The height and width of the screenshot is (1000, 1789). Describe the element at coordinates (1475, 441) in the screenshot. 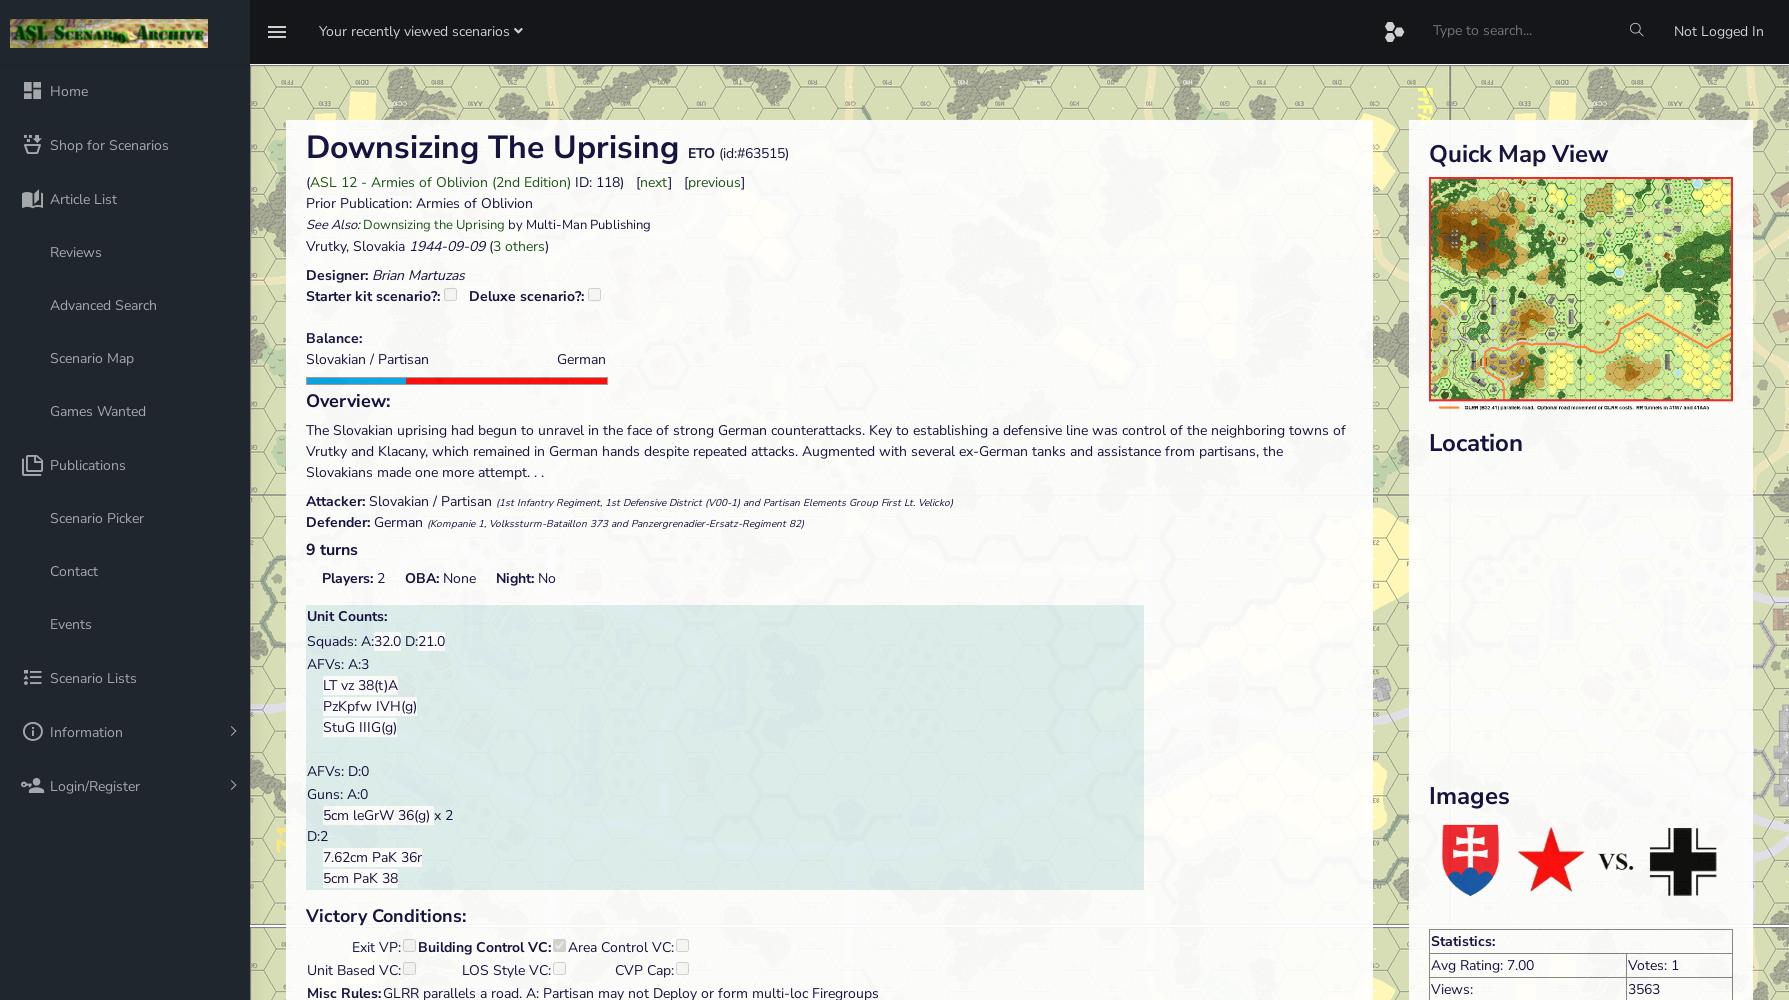

I see `'Location'` at that location.